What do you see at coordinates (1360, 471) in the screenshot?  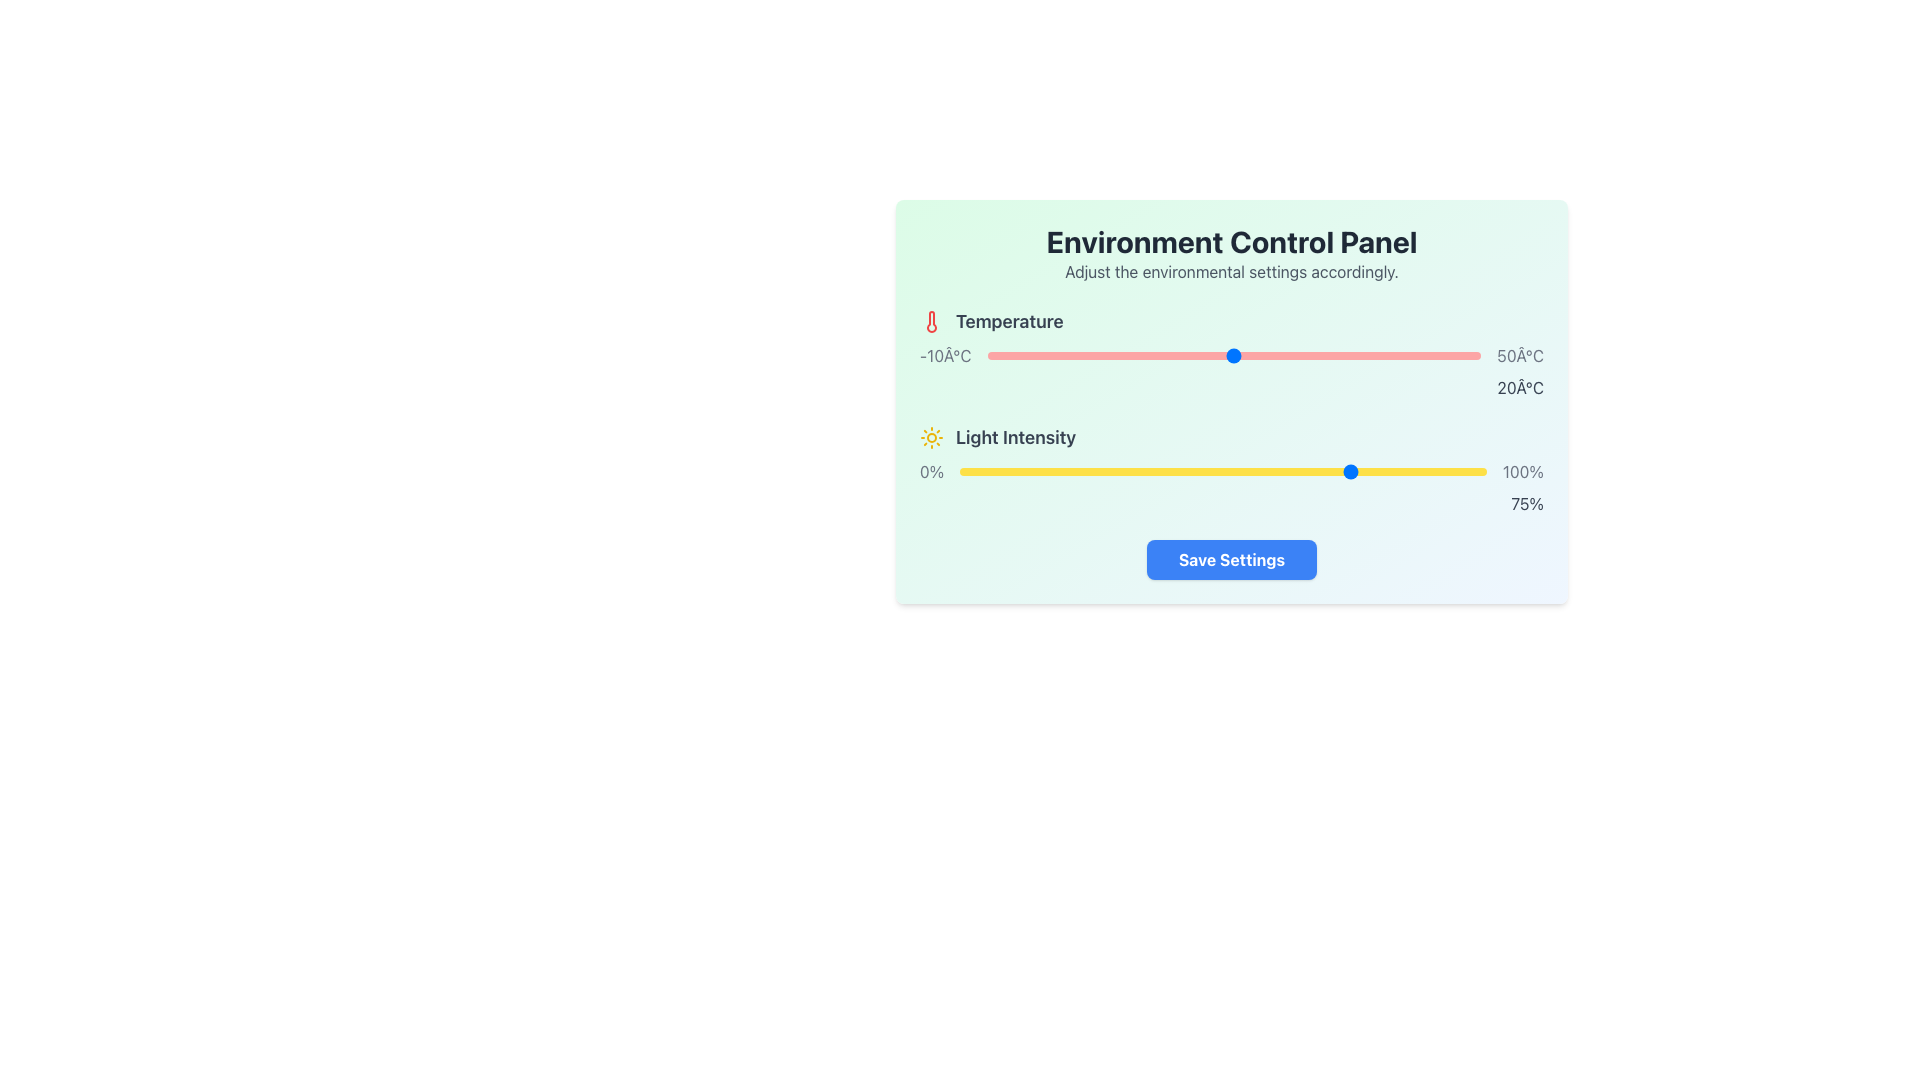 I see `the light intensity` at bounding box center [1360, 471].